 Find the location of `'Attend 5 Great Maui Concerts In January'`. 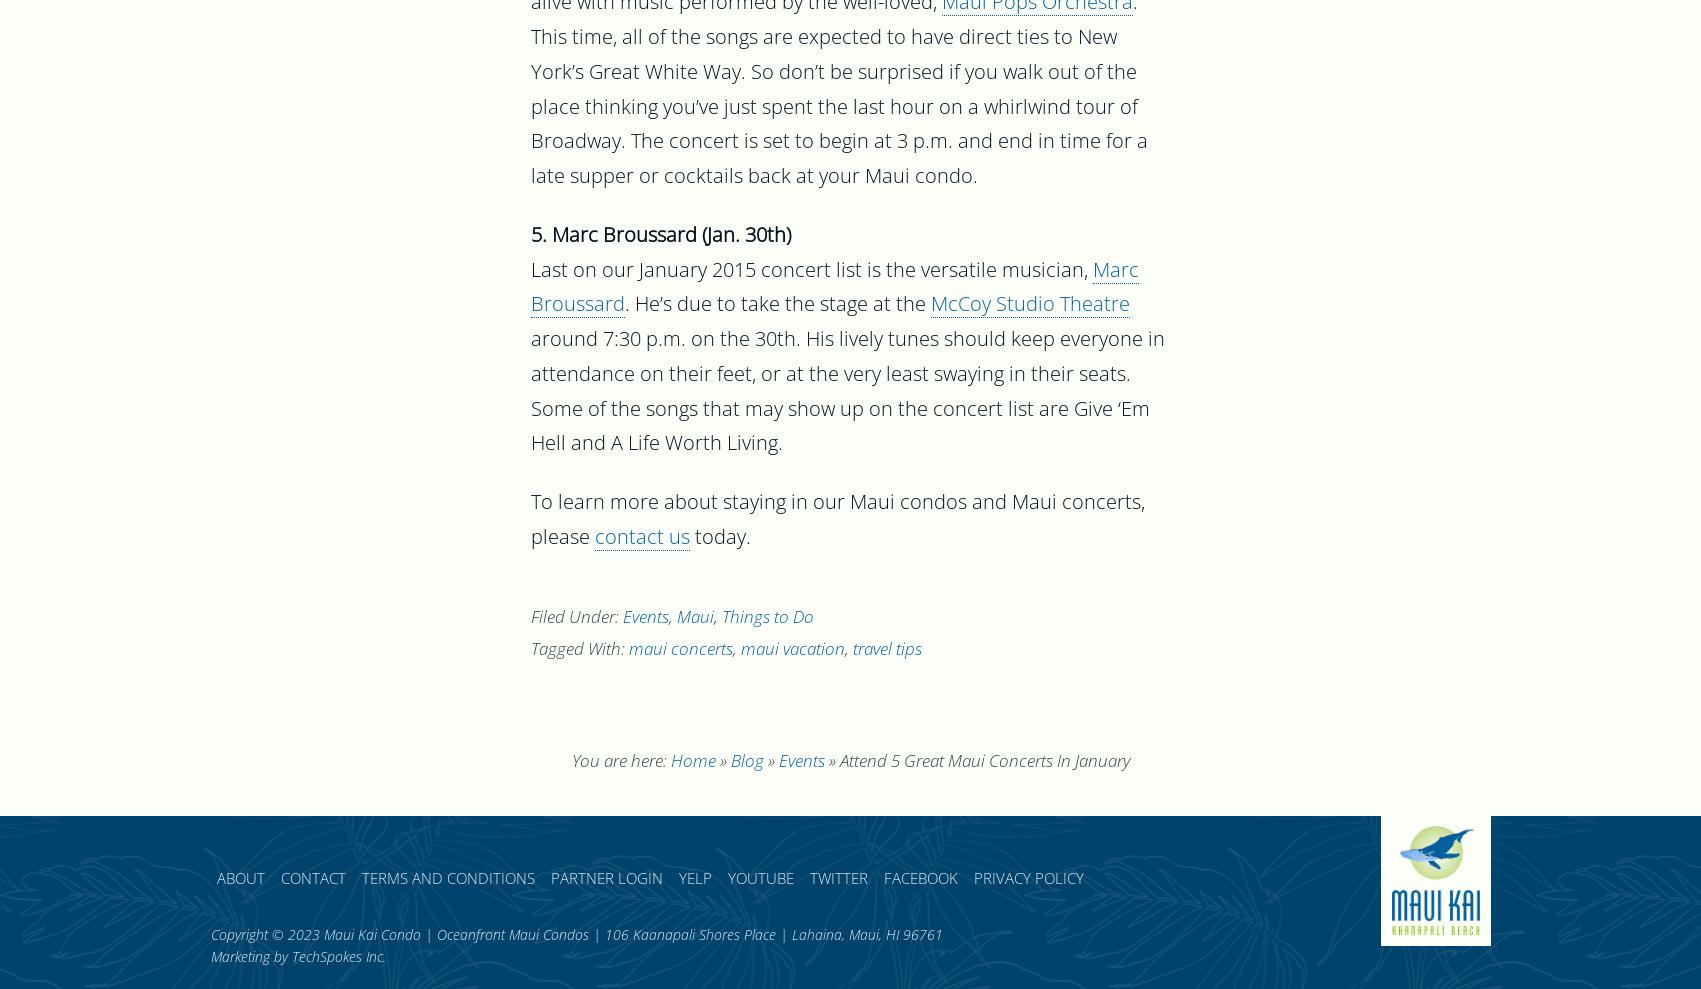

'Attend 5 Great Maui Concerts In January' is located at coordinates (984, 763).